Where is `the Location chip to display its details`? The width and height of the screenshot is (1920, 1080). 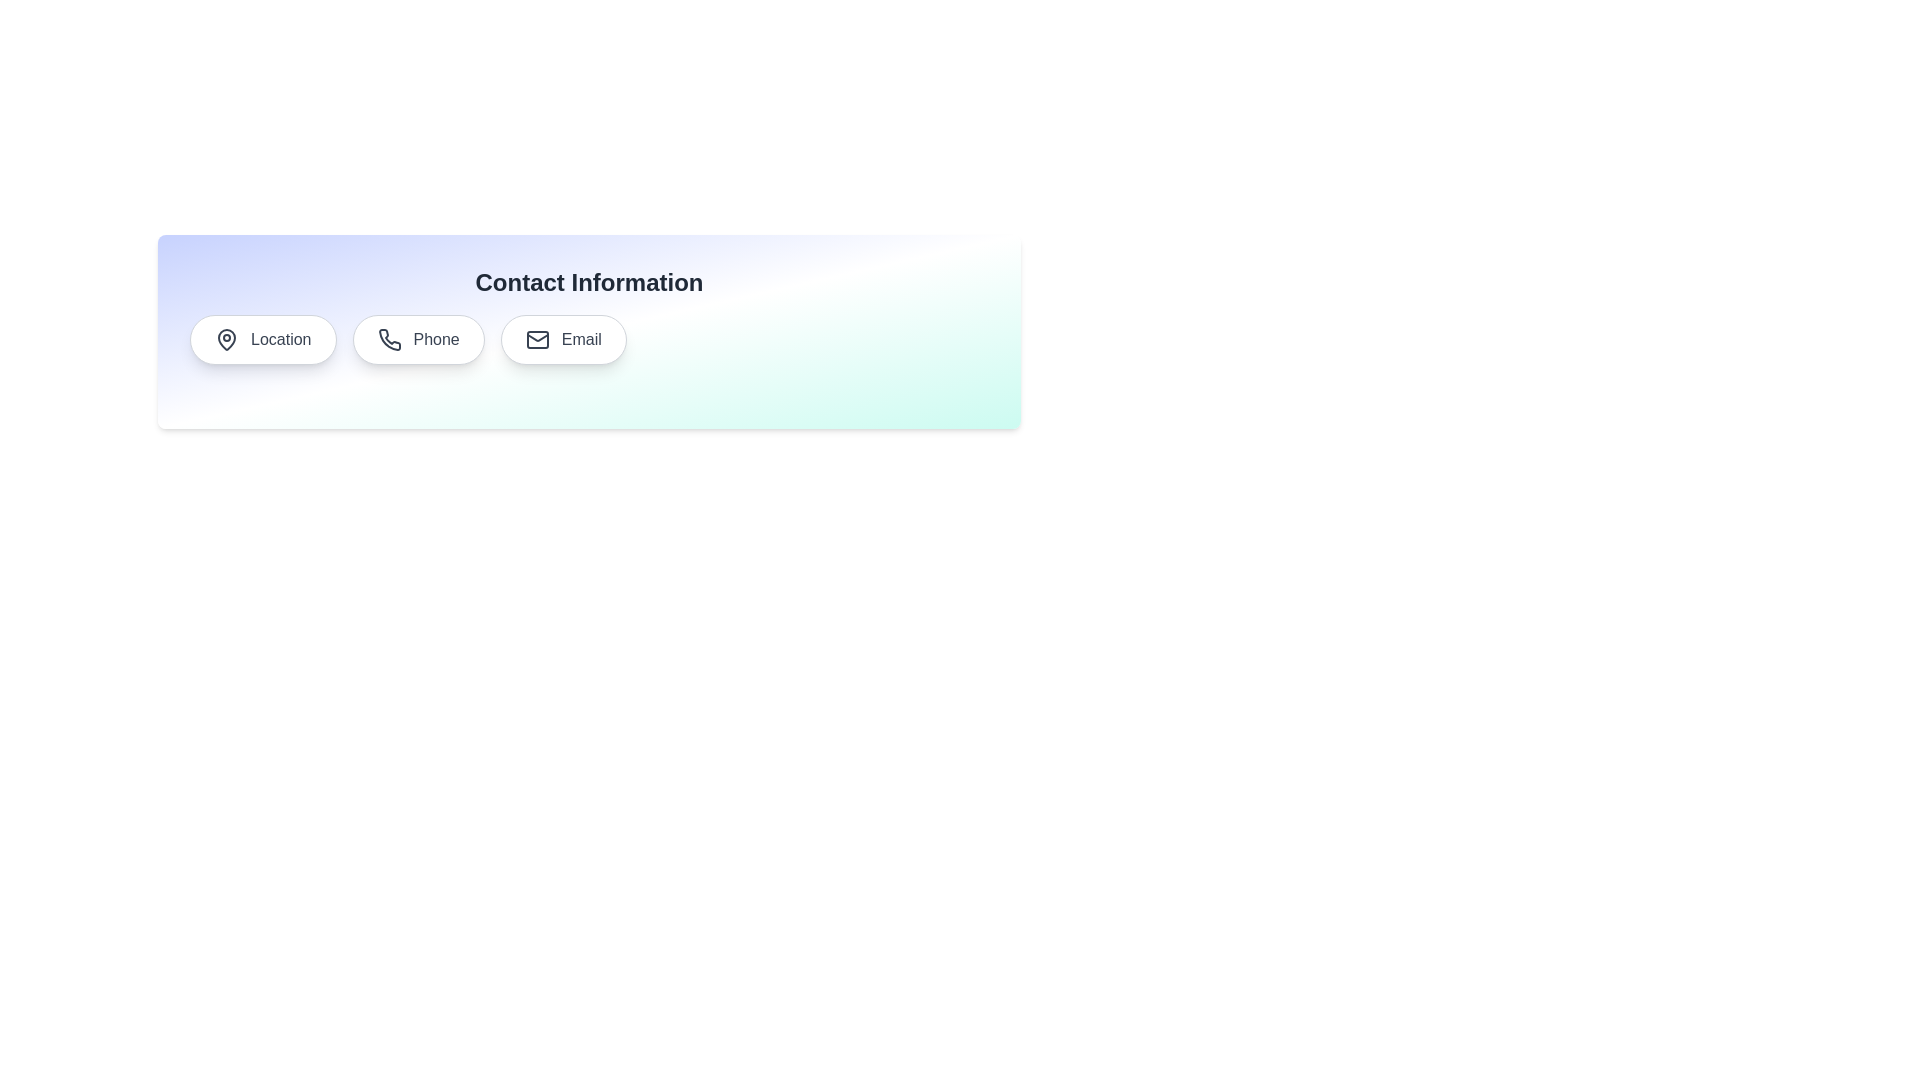
the Location chip to display its details is located at coordinates (262, 338).